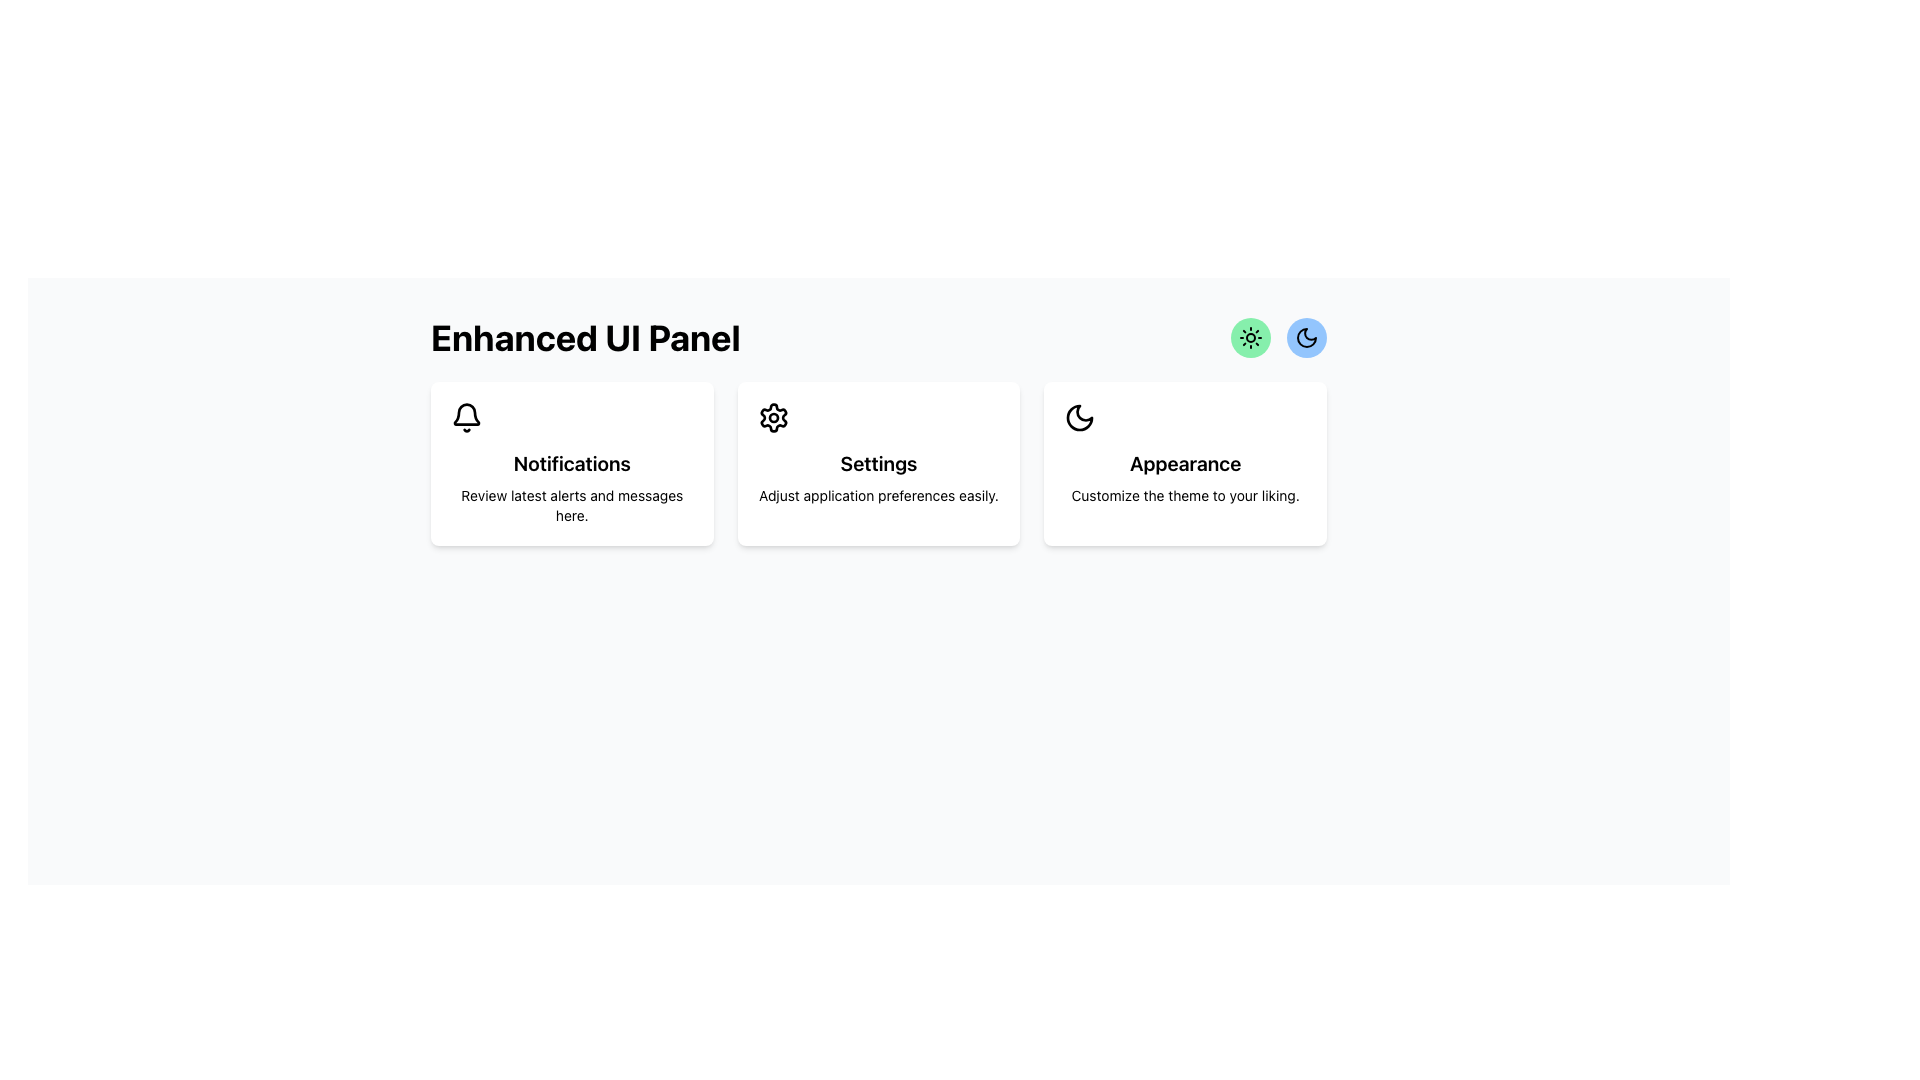  Describe the element at coordinates (1185, 495) in the screenshot. I see `the text label that provides a supportive description for the 'Appearance' section, located below the title 'Appearance' in the right-side grid layout` at that location.